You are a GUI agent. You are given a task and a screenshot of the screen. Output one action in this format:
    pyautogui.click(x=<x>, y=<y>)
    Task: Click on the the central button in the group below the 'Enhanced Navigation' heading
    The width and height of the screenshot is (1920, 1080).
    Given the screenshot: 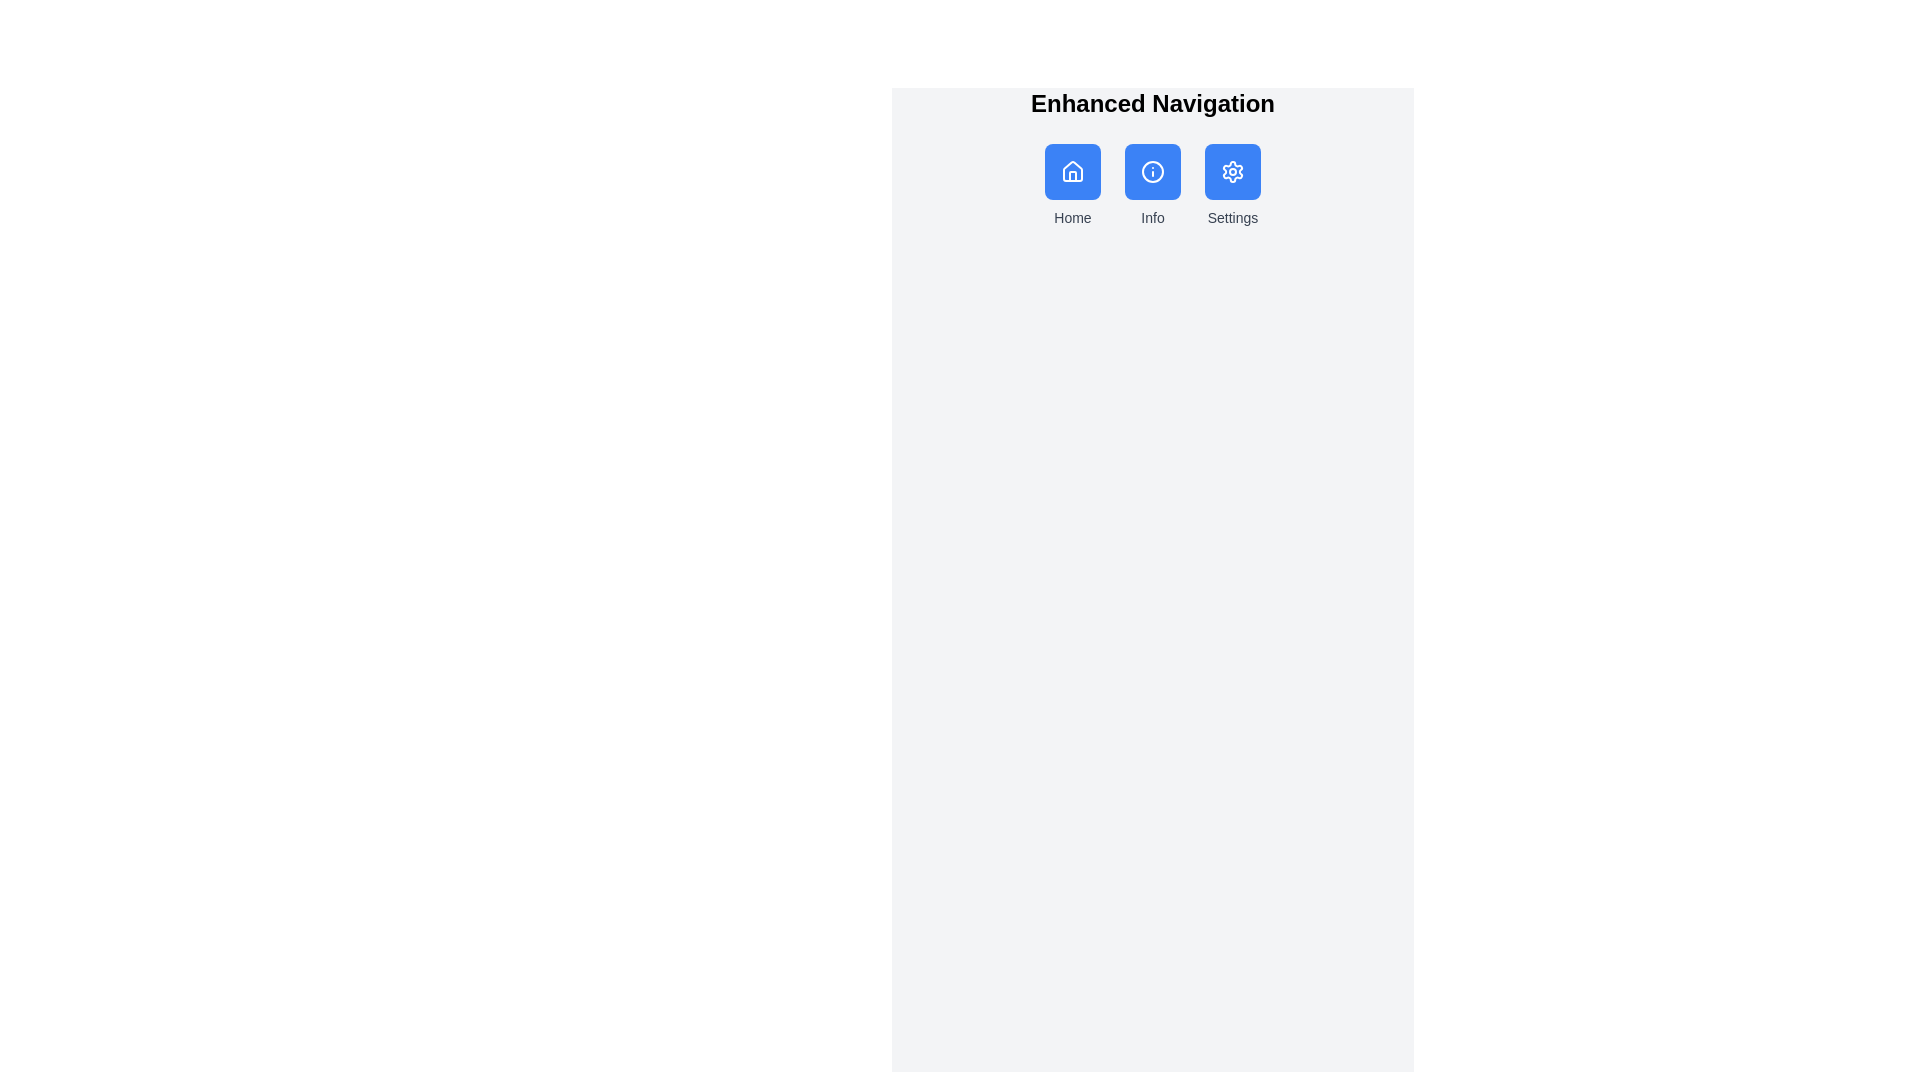 What is the action you would take?
    pyautogui.click(x=1152, y=185)
    